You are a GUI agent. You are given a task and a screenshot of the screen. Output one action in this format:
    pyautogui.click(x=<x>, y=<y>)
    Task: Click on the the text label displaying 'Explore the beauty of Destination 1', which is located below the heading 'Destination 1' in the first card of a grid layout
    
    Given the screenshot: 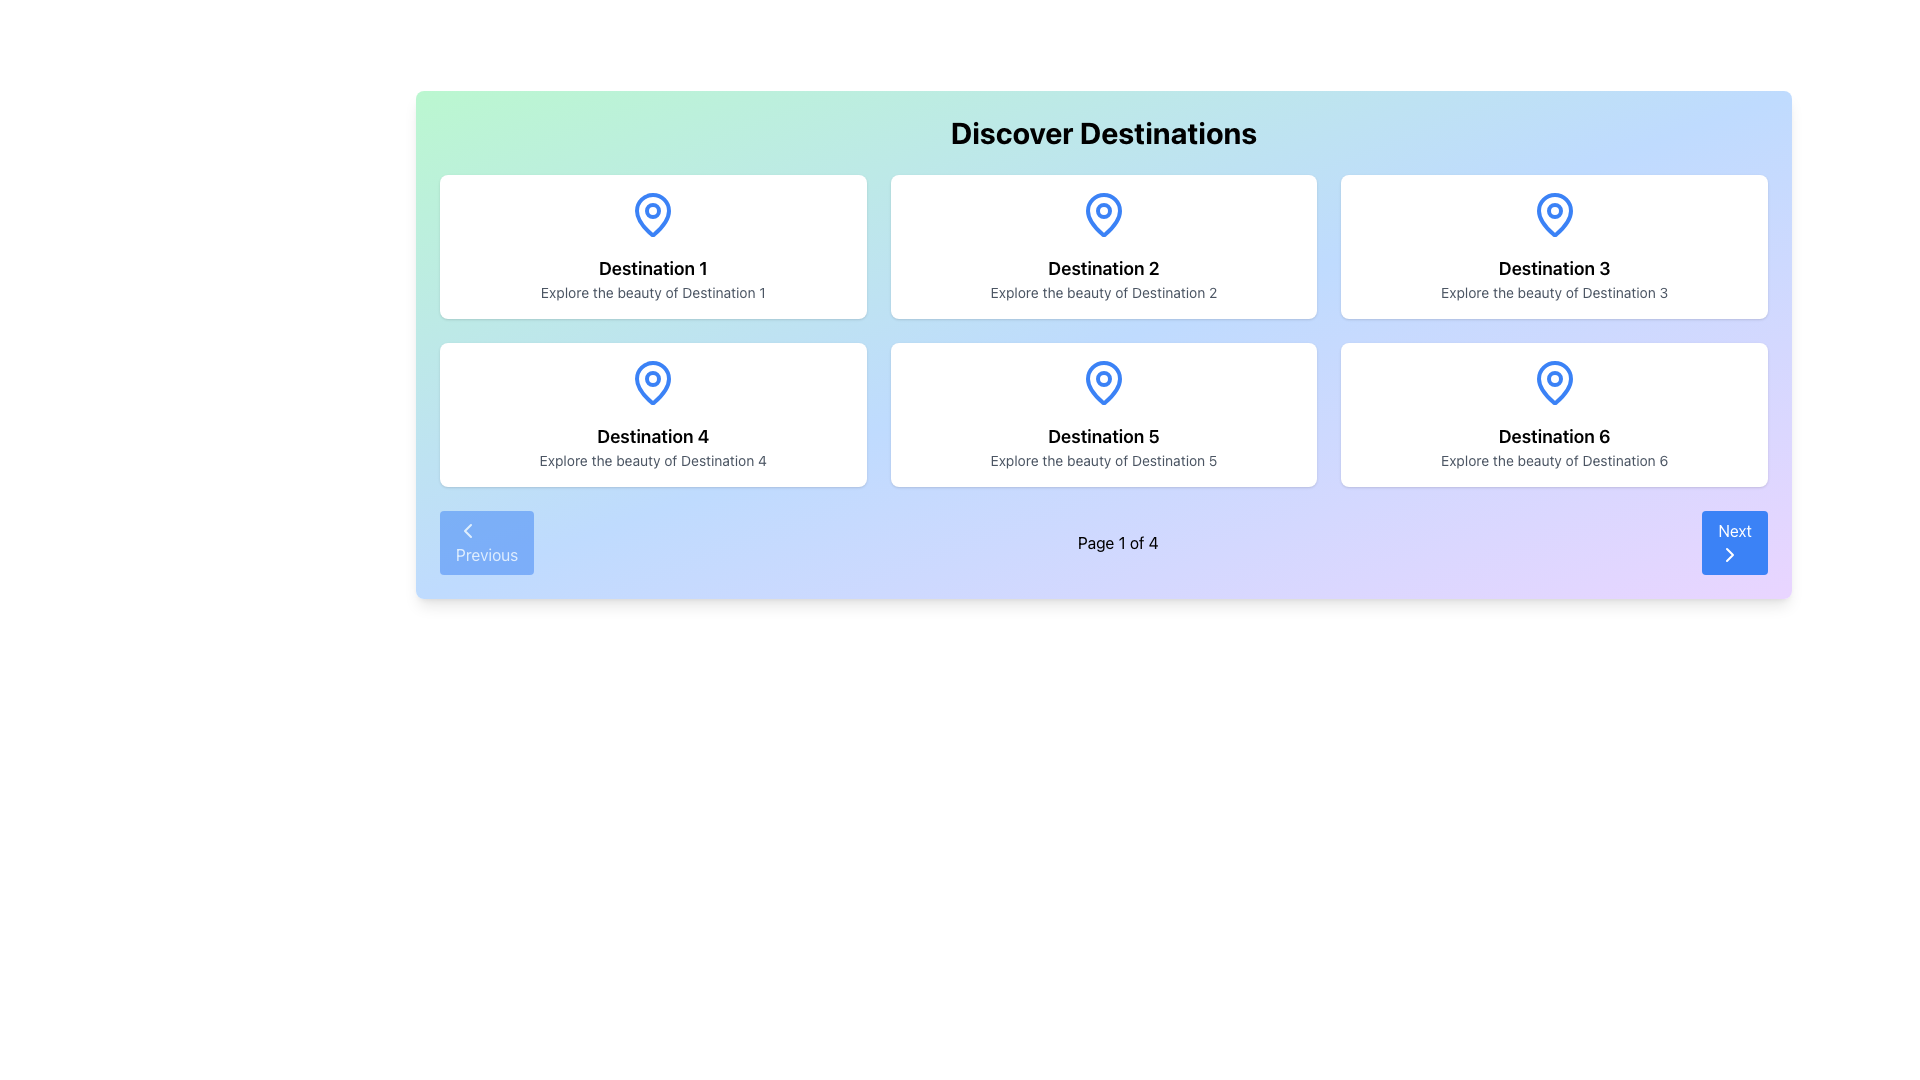 What is the action you would take?
    pyautogui.click(x=653, y=293)
    